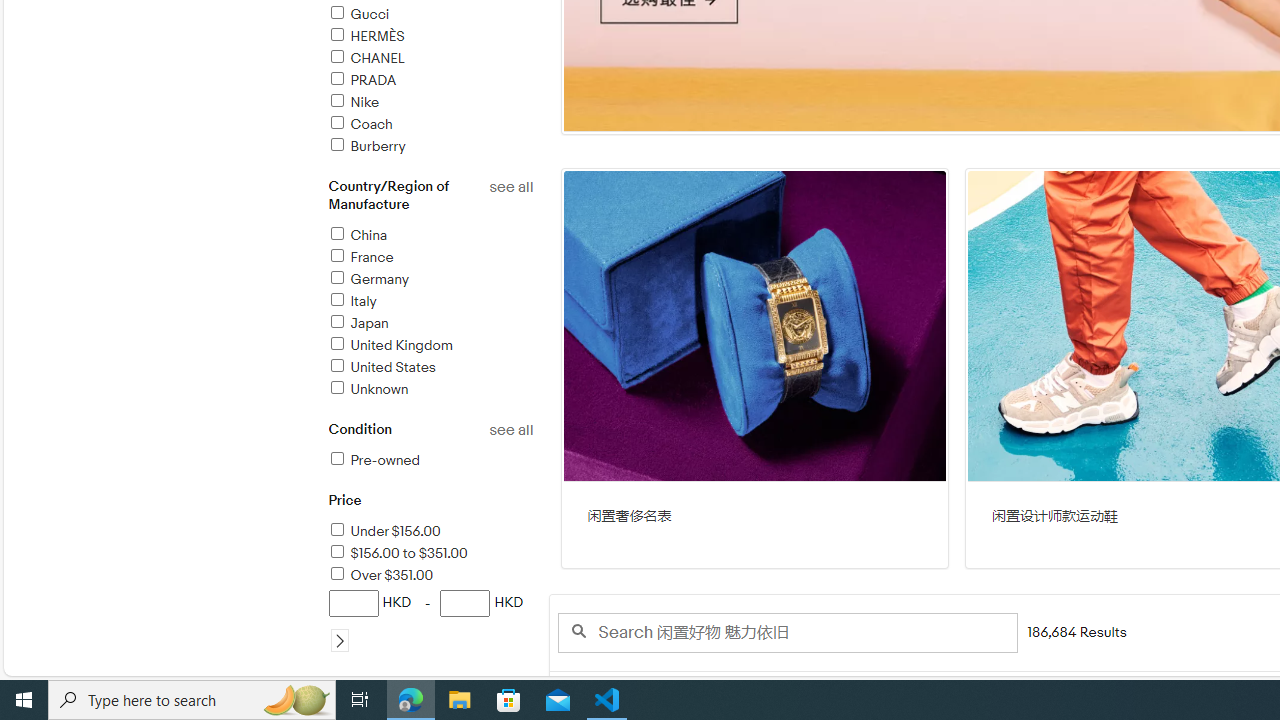 The width and height of the screenshot is (1280, 720). Describe the element at coordinates (353, 602) in the screenshot. I see `'Minimum Value'` at that location.